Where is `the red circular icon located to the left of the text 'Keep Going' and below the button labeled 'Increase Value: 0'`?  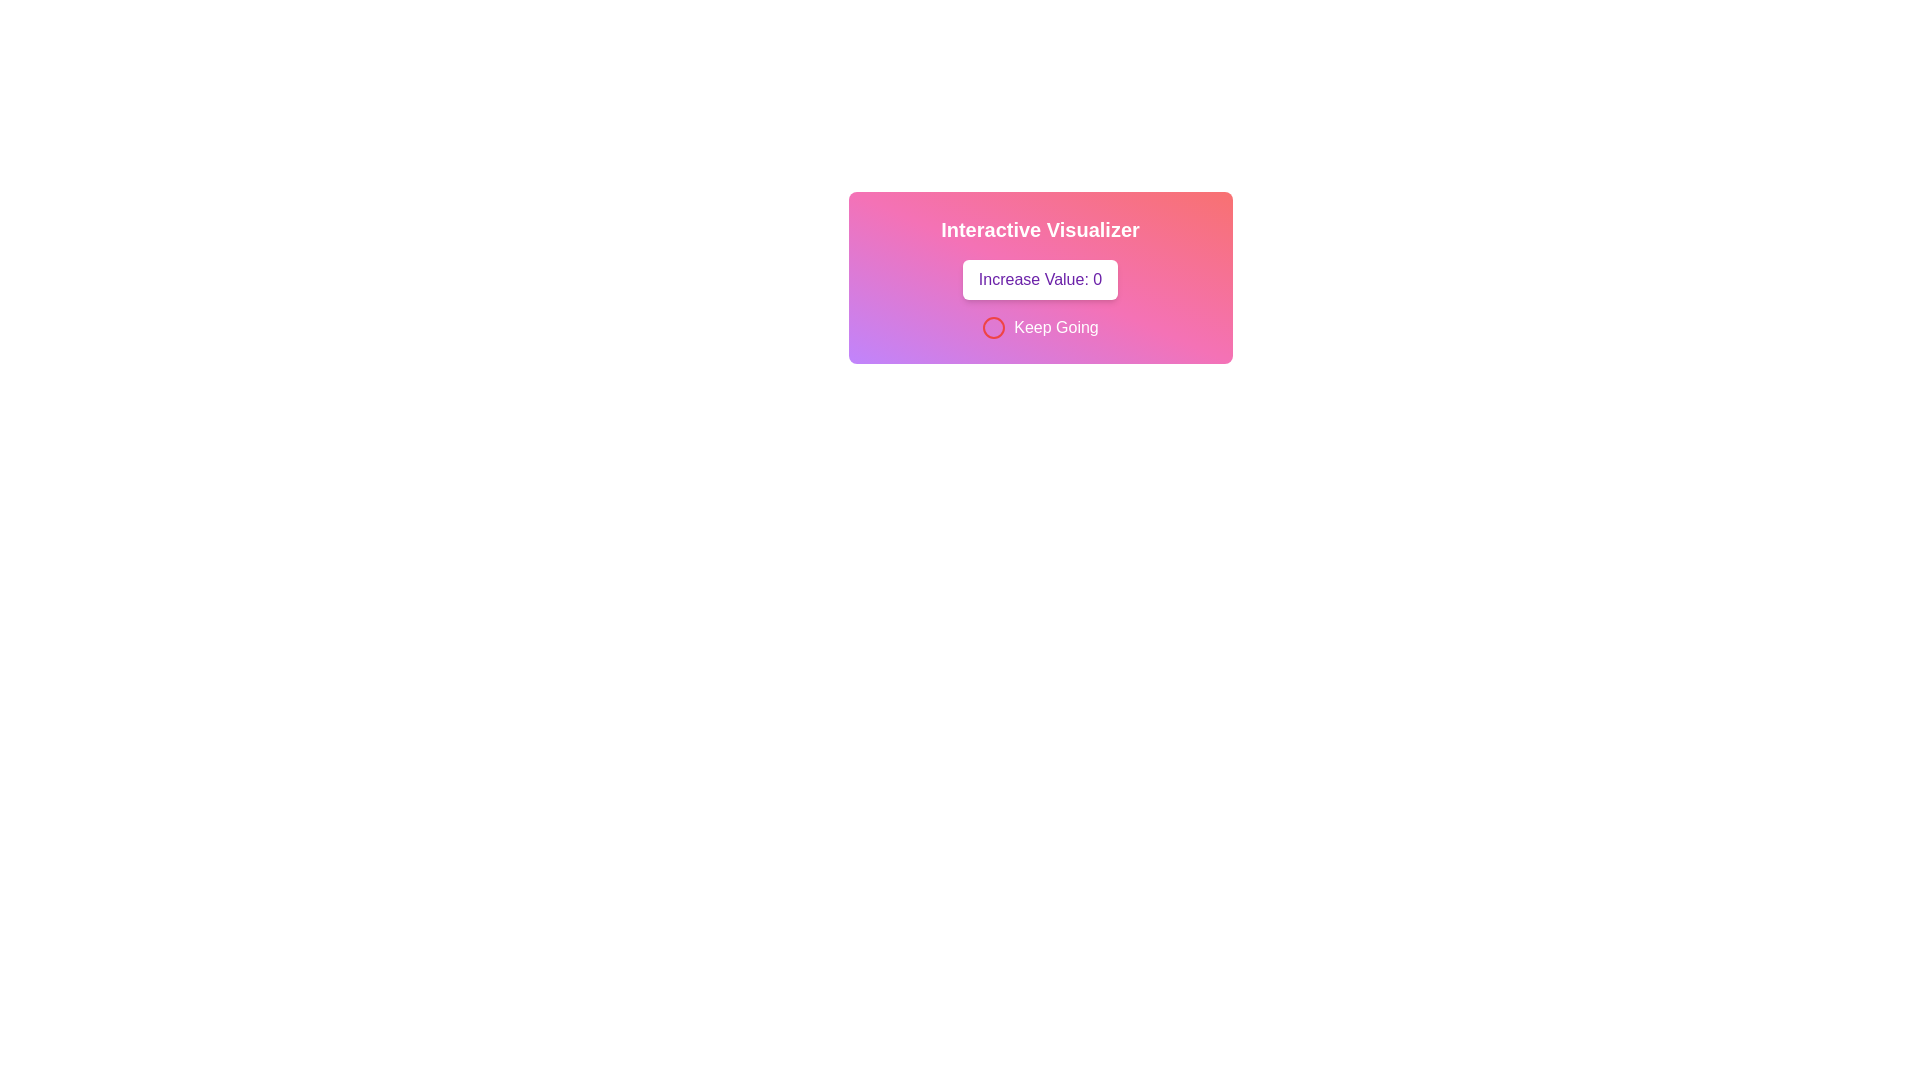 the red circular icon located to the left of the text 'Keep Going' and below the button labeled 'Increase Value: 0' is located at coordinates (994, 326).